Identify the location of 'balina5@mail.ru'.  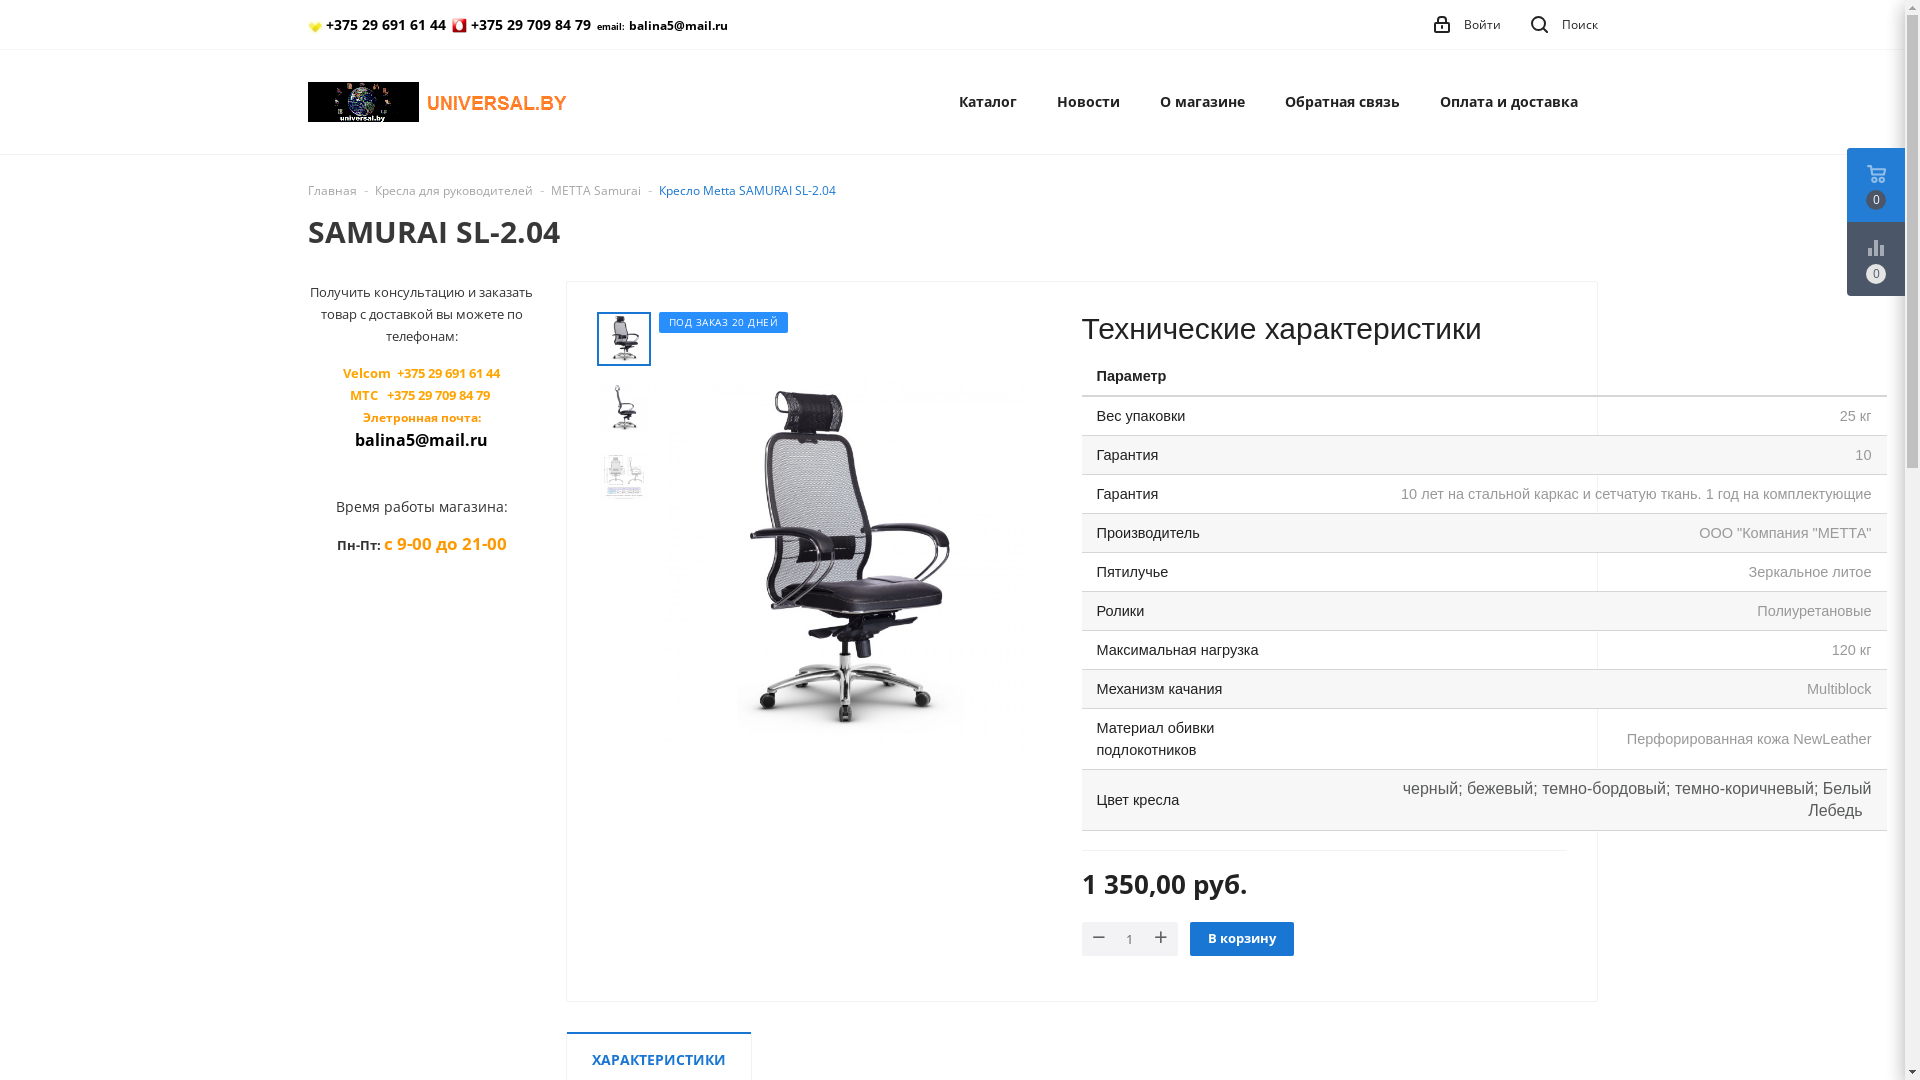
(420, 438).